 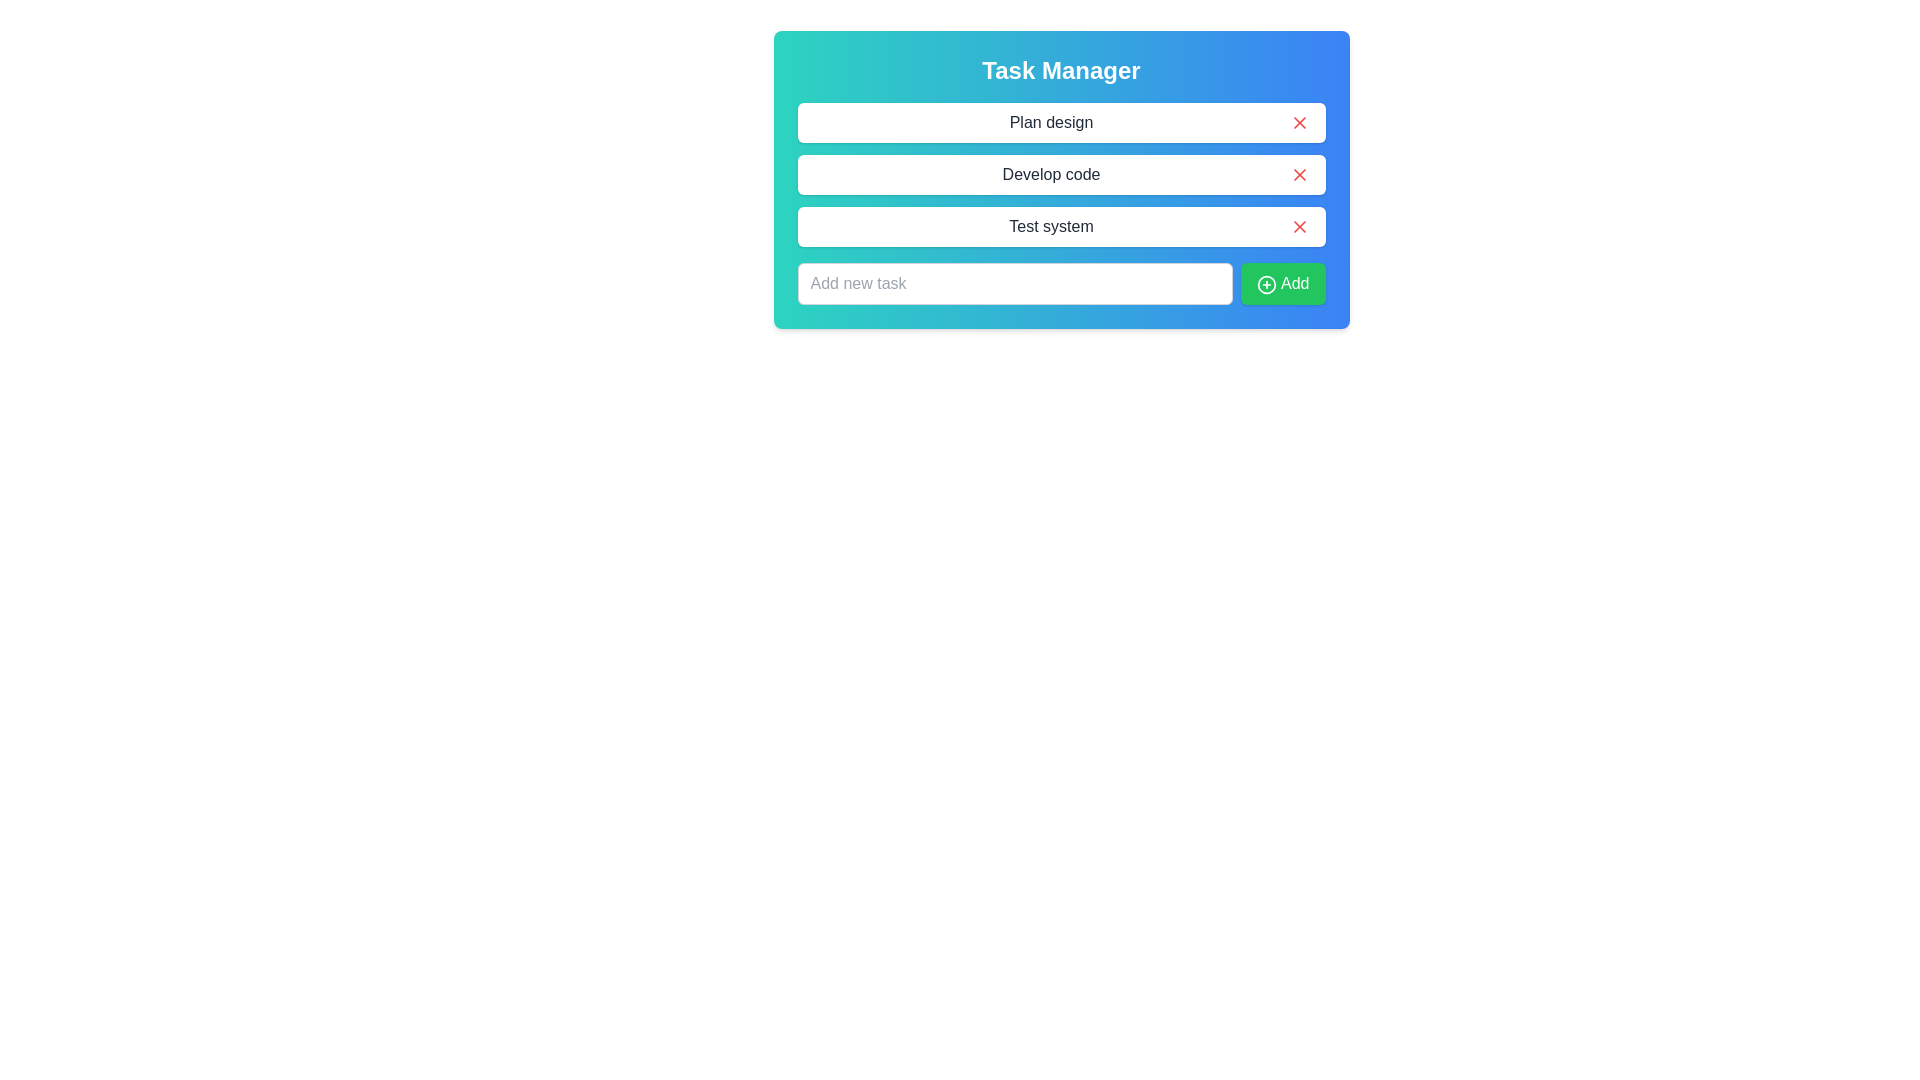 What do you see at coordinates (1299, 173) in the screenshot?
I see `the 'X' button next to the task labeled Develop code to remove it` at bounding box center [1299, 173].